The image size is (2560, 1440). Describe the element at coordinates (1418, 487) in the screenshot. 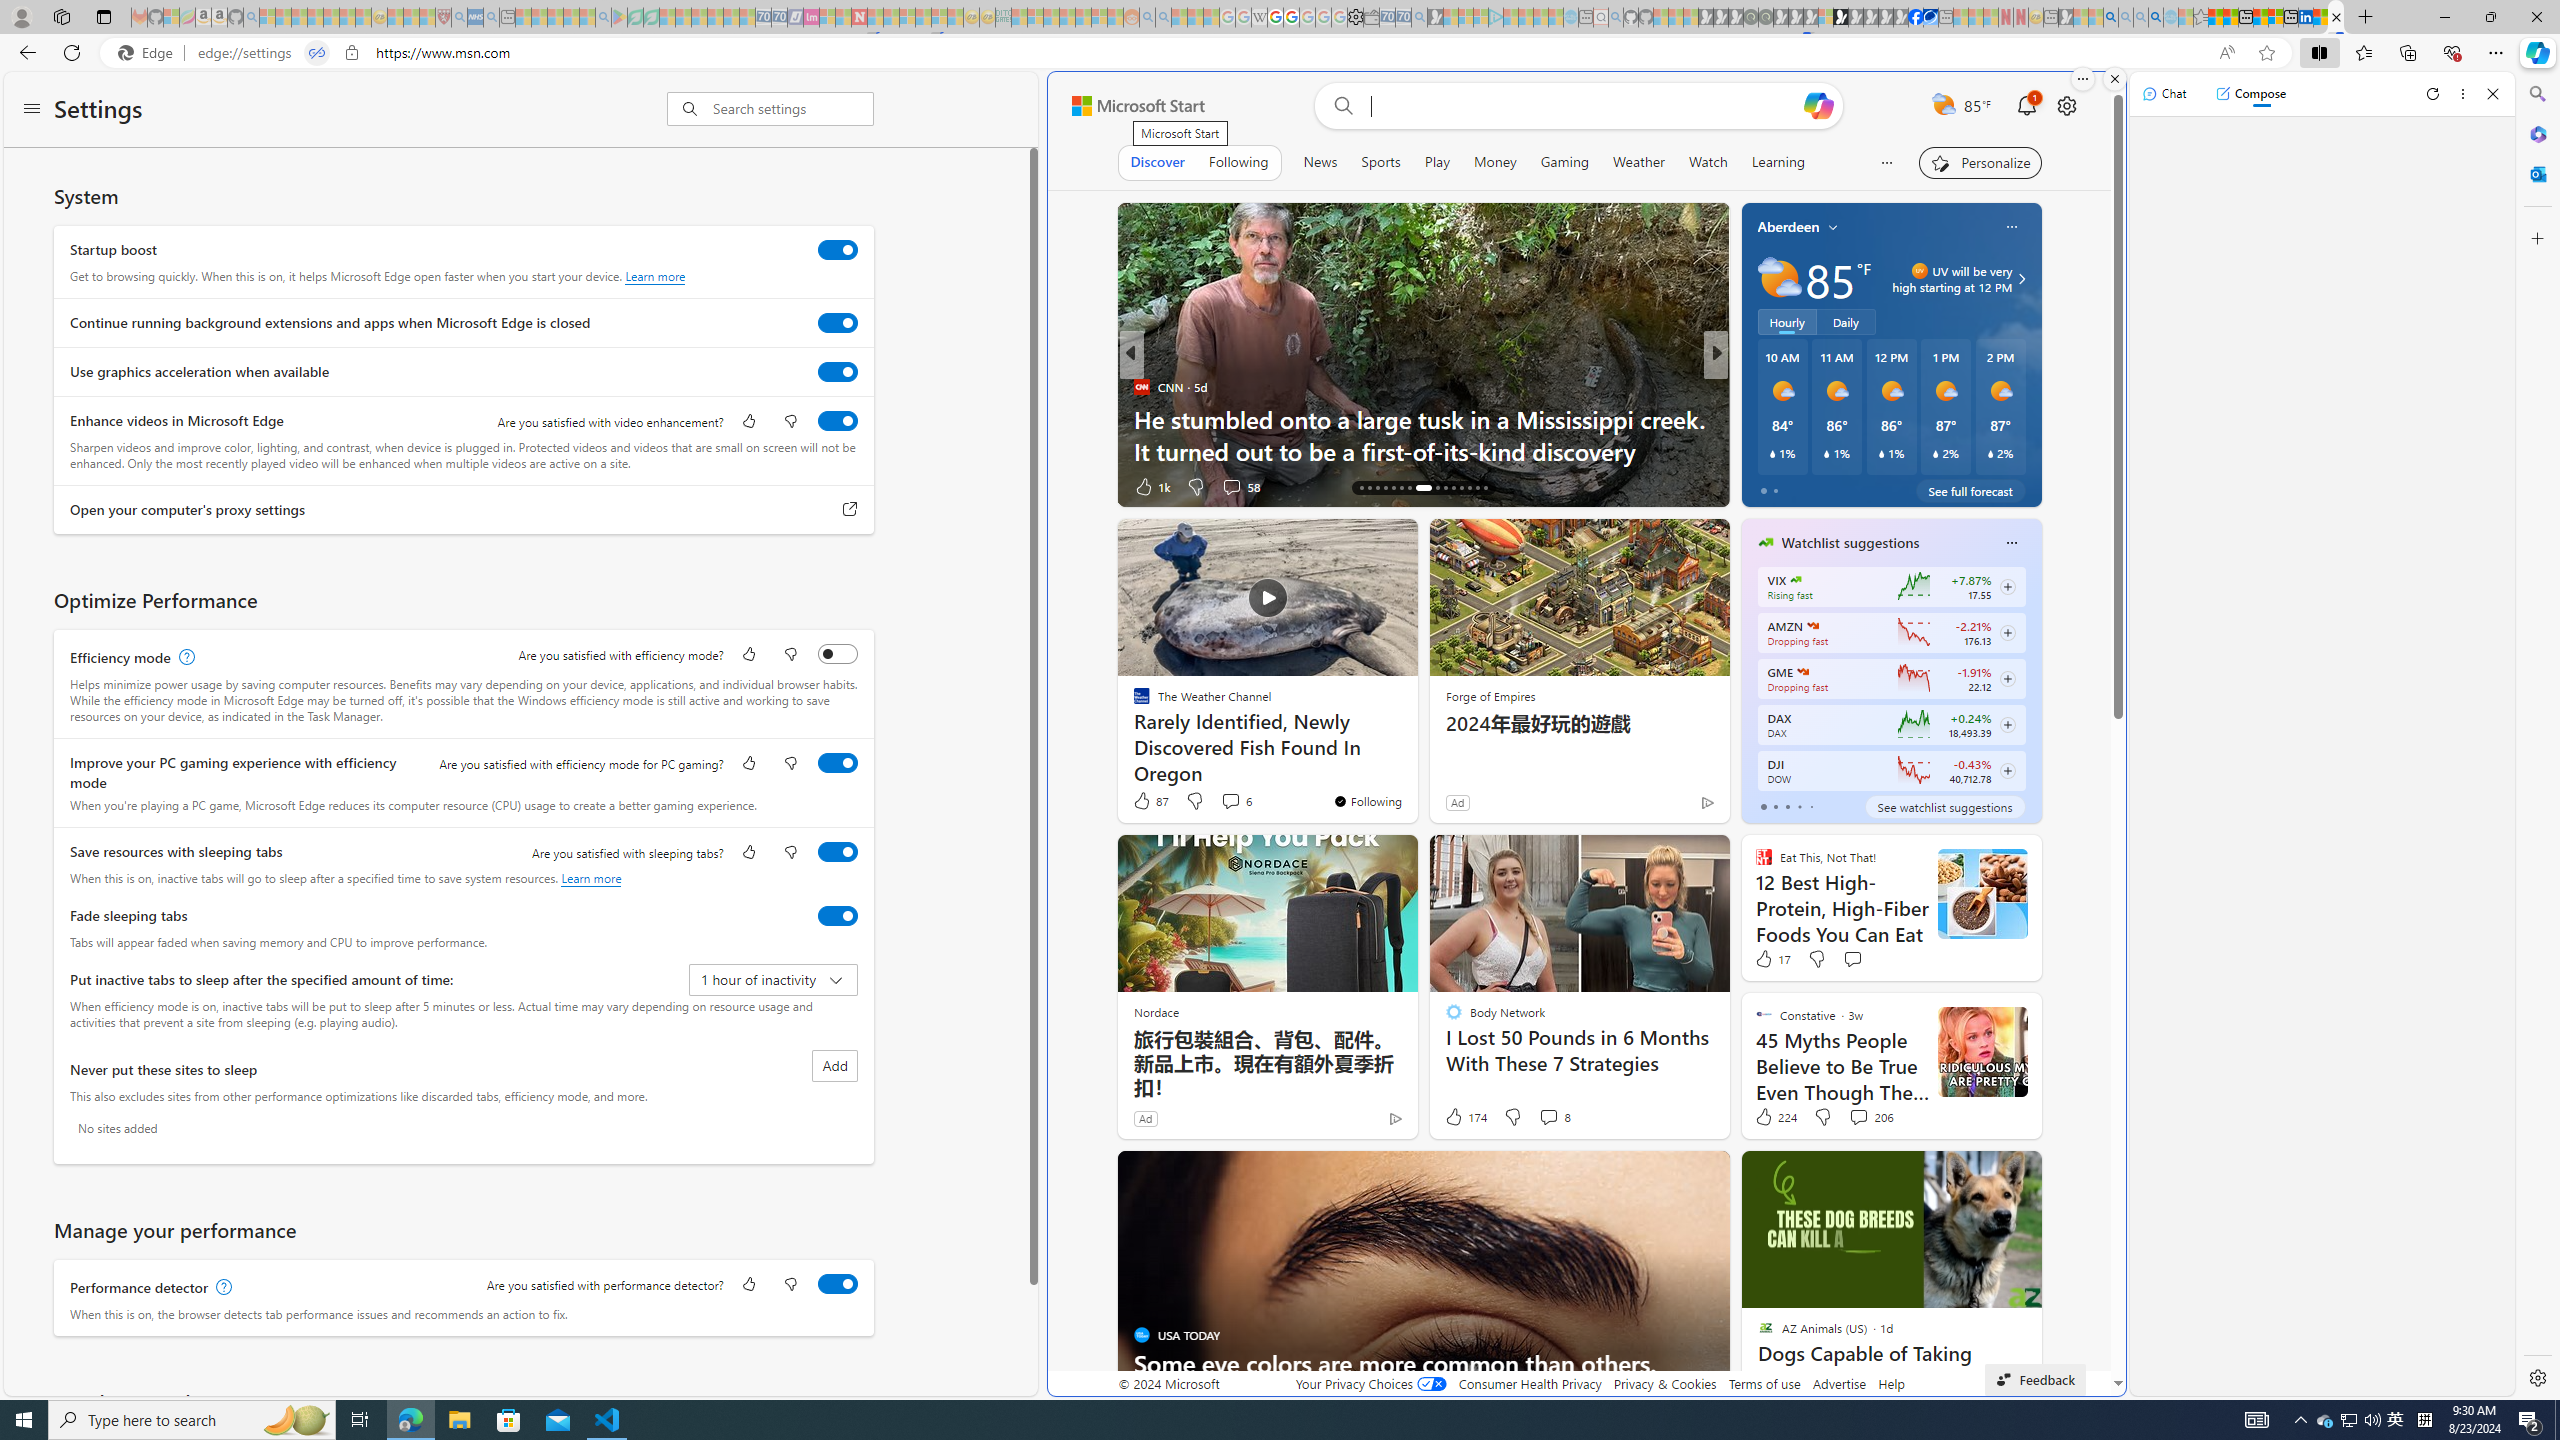

I see `'AutomationID: tab-23'` at that location.